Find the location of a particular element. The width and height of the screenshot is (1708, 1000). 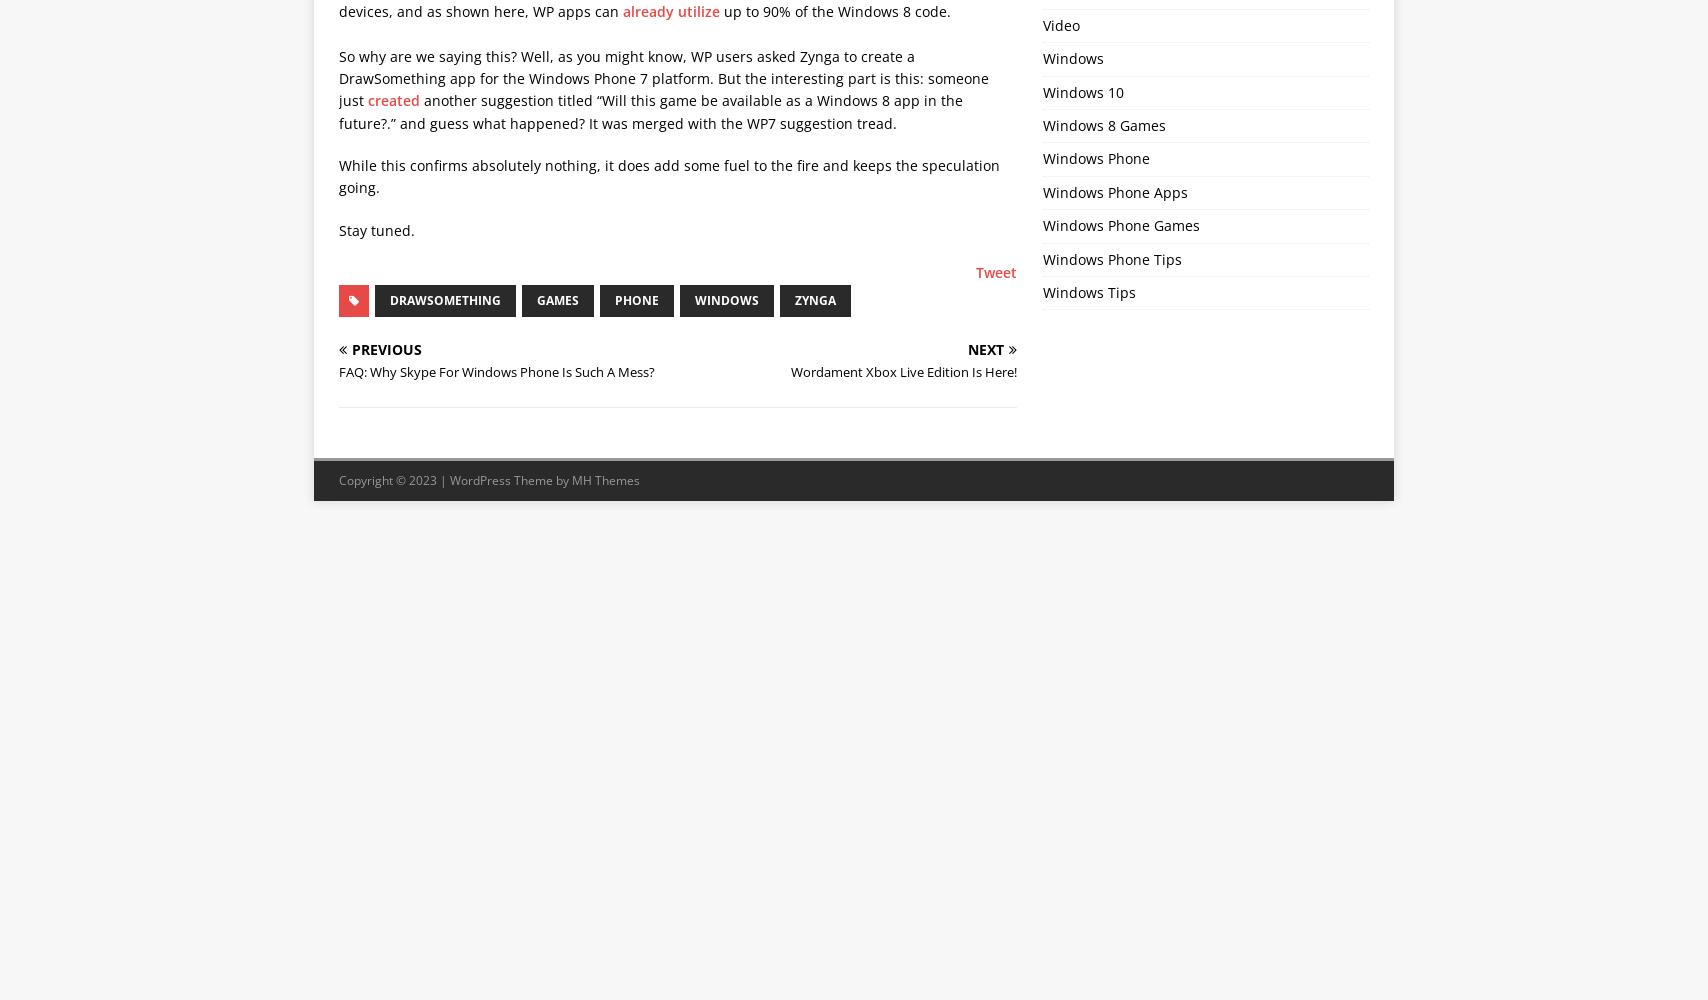

'already utilize' is located at coordinates (671, 10).